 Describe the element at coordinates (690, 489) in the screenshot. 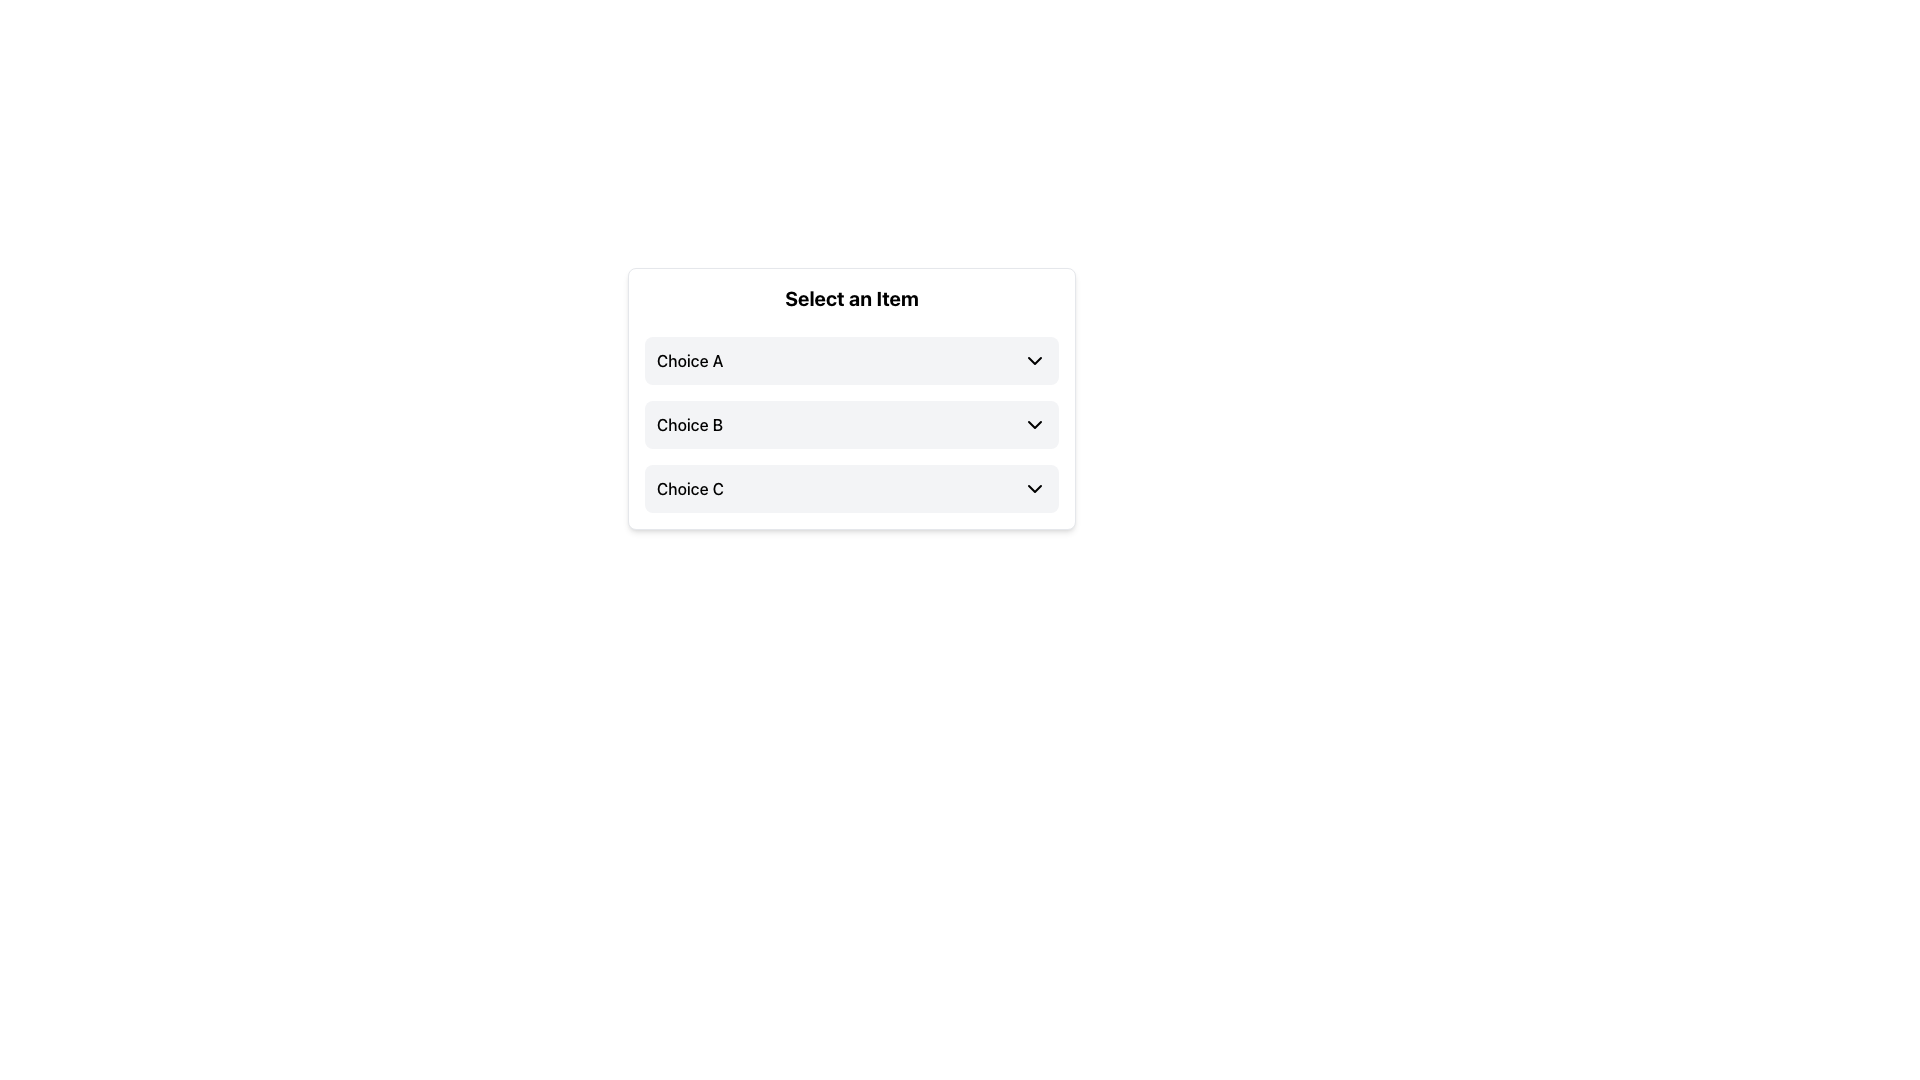

I see `label text for the third selectable dropdown option, located to the left of the chevron icon` at that location.